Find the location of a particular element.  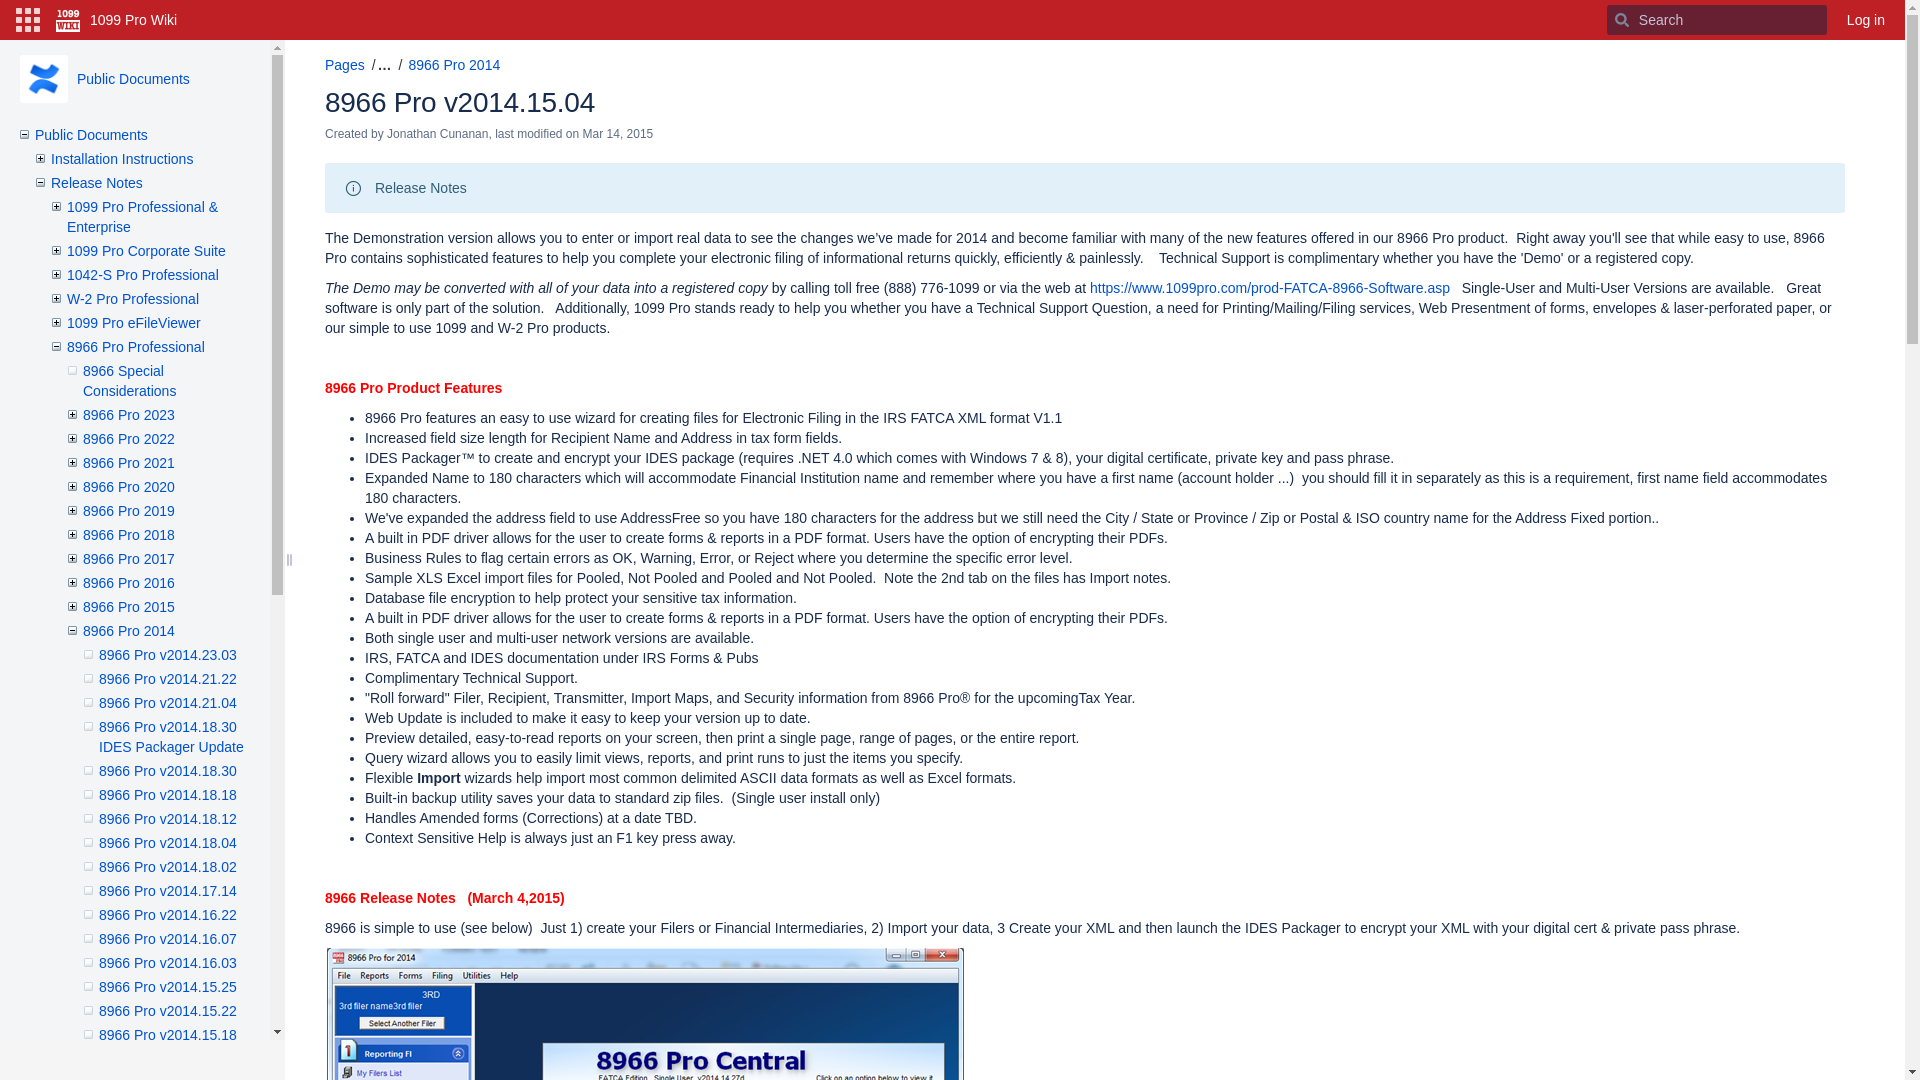

'8966 Pro 2023' is located at coordinates (128, 414).